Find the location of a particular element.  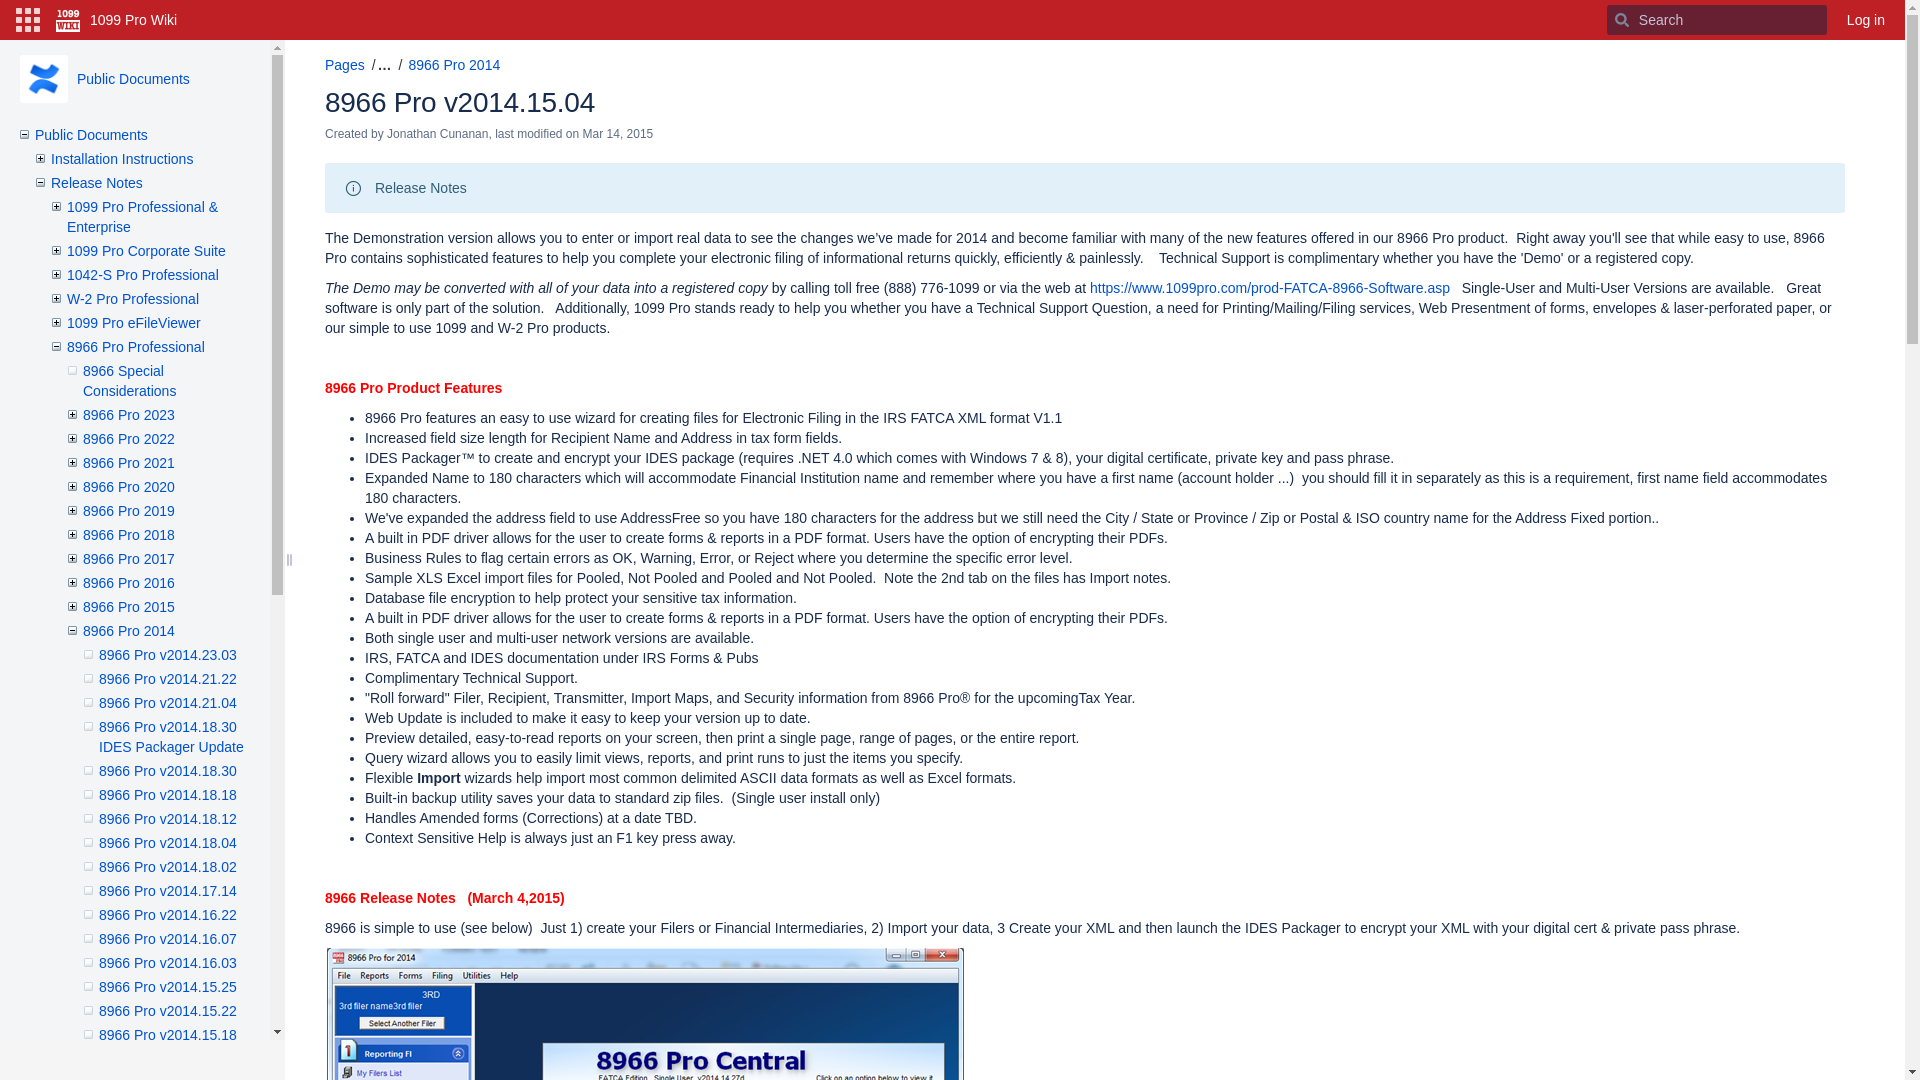

'8966 Pro 2023' is located at coordinates (128, 414).